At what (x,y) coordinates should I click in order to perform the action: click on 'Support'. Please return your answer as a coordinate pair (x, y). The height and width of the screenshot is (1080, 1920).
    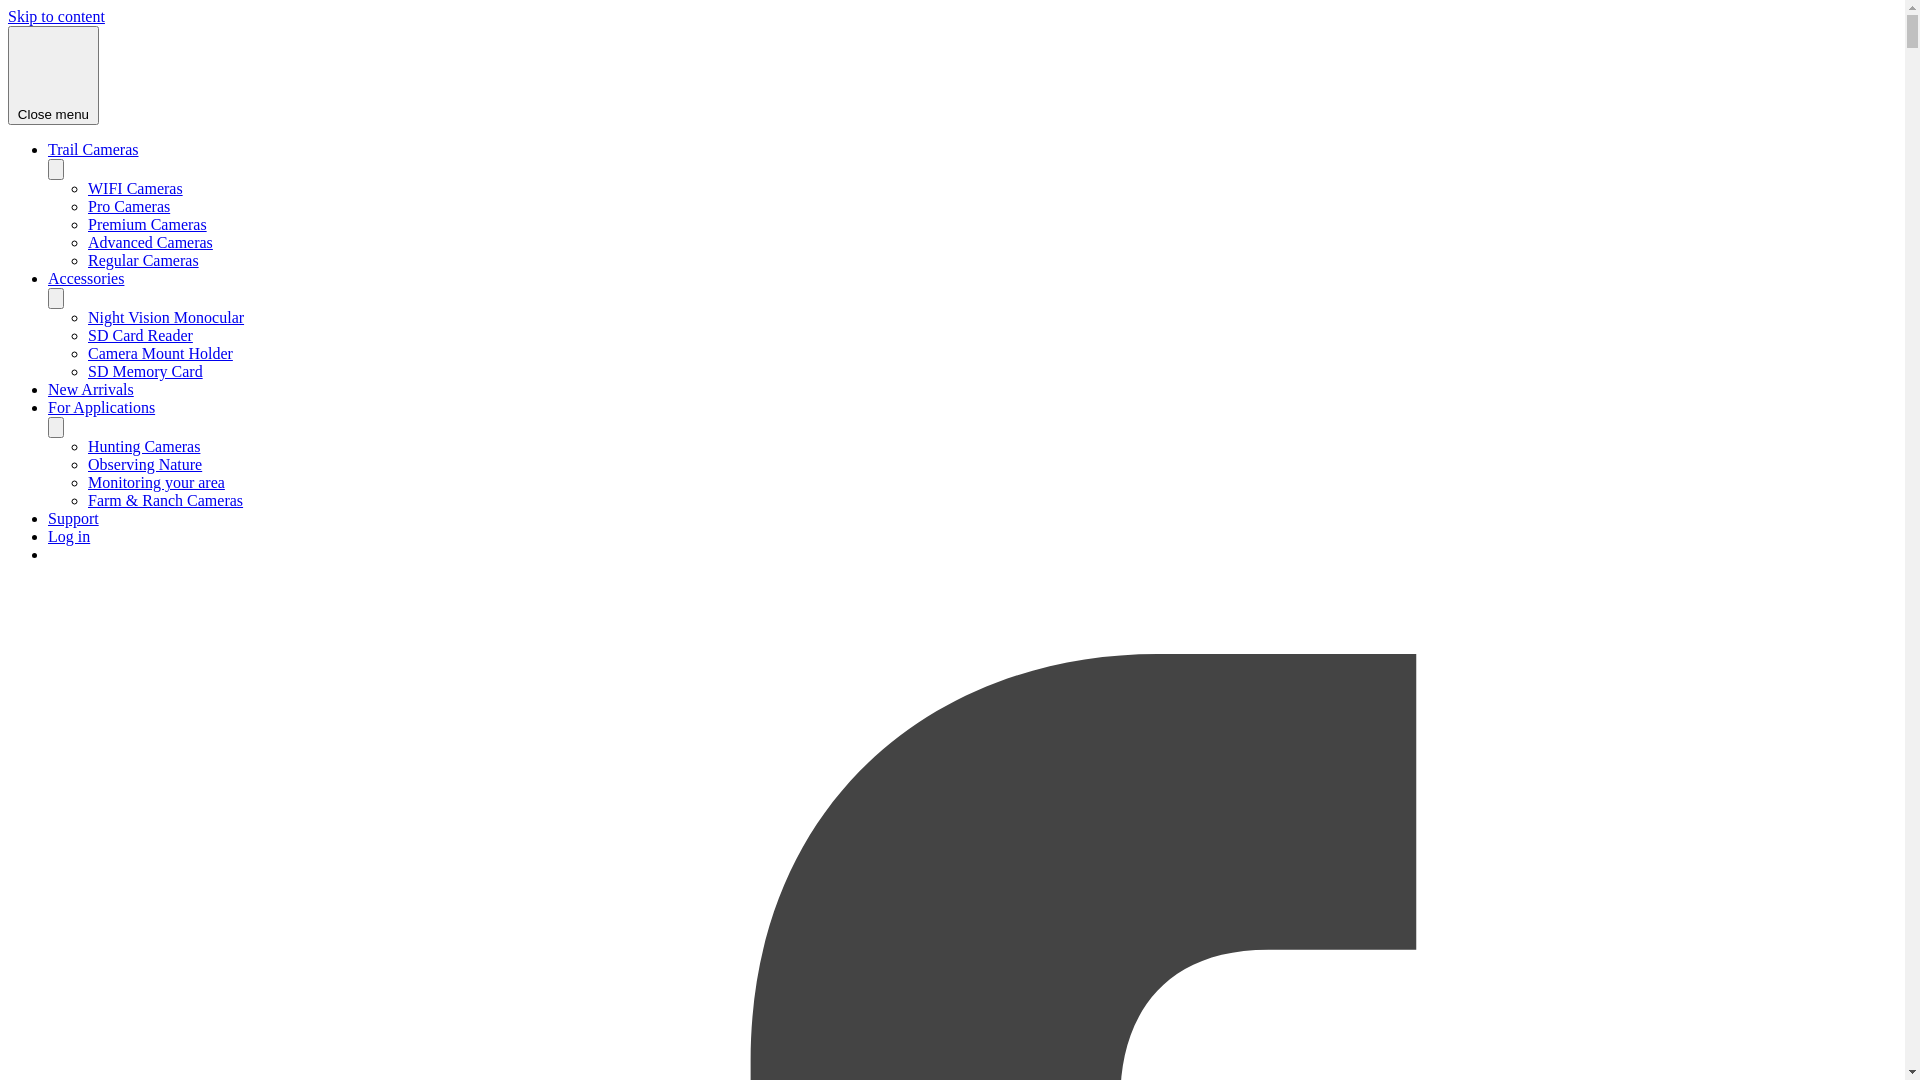
    Looking at the image, I should click on (73, 517).